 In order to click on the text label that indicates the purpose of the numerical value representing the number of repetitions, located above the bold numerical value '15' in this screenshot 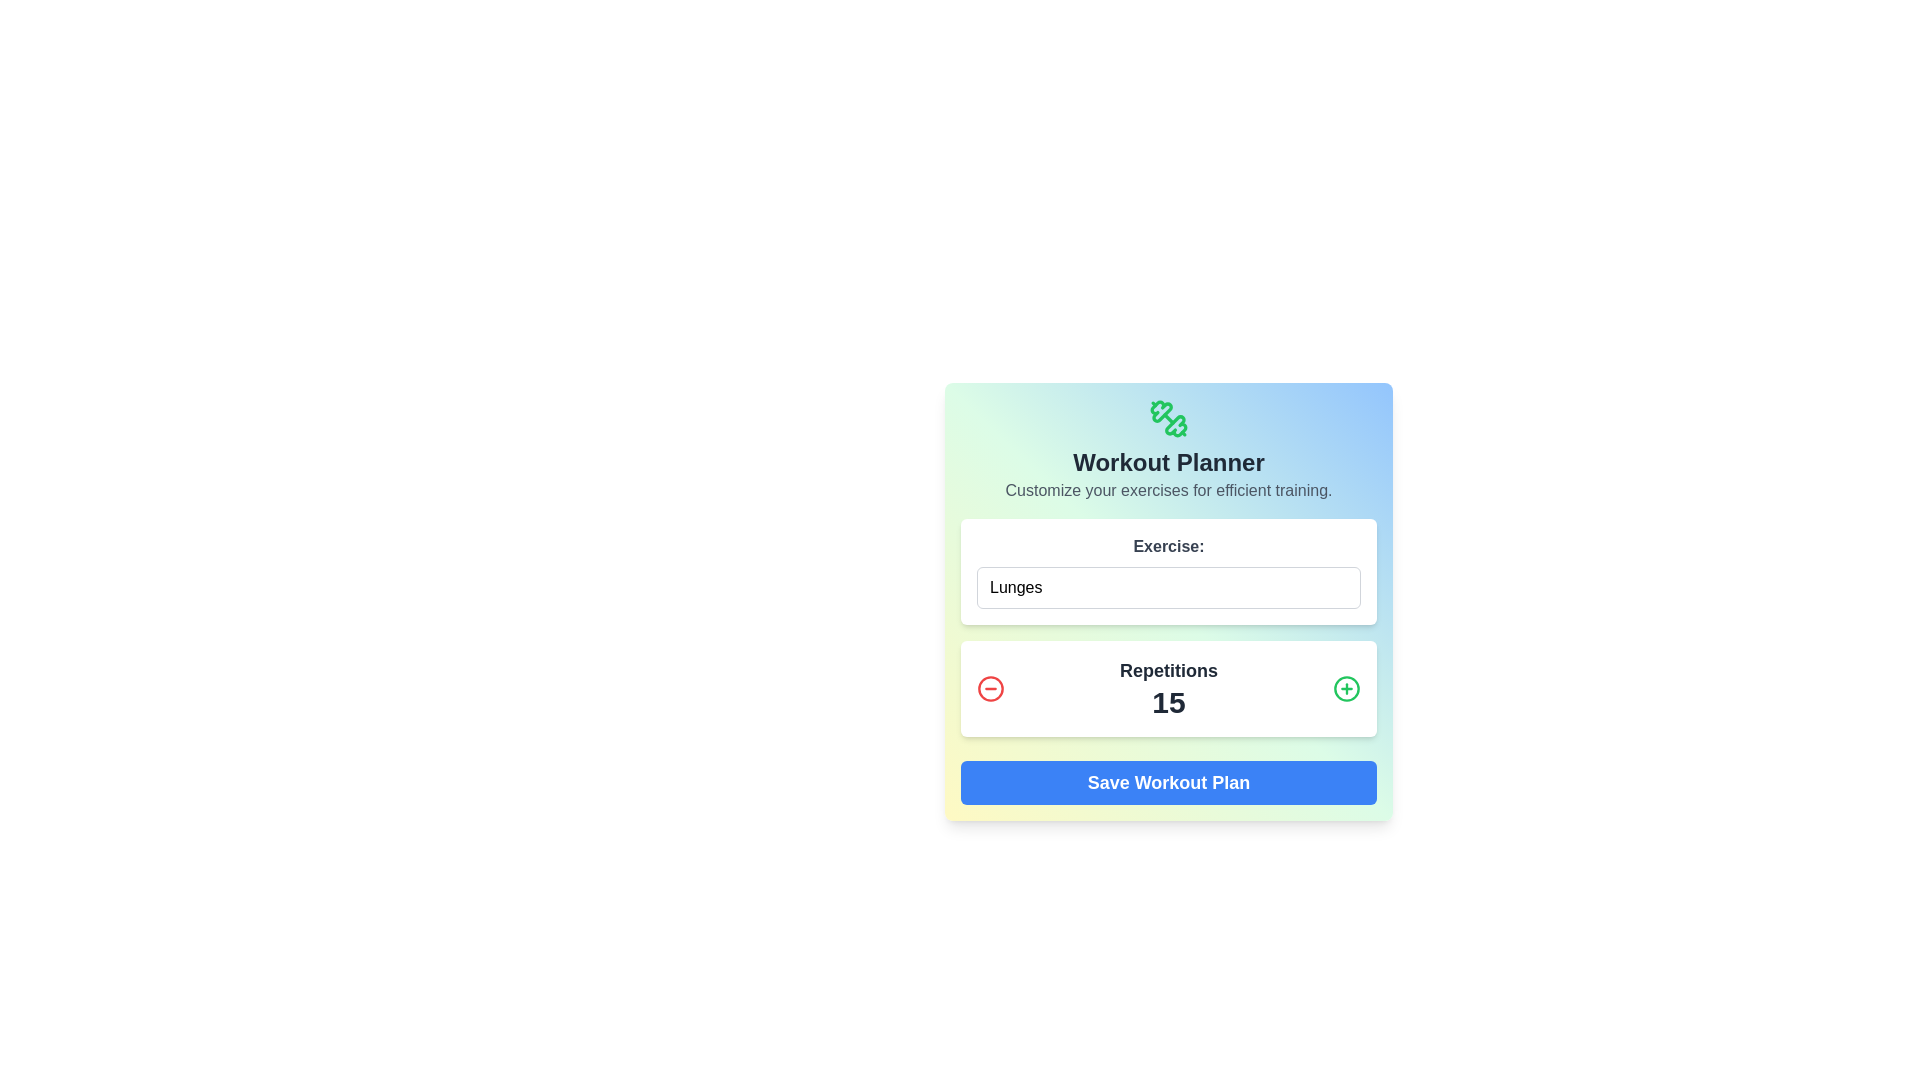, I will do `click(1168, 671)`.